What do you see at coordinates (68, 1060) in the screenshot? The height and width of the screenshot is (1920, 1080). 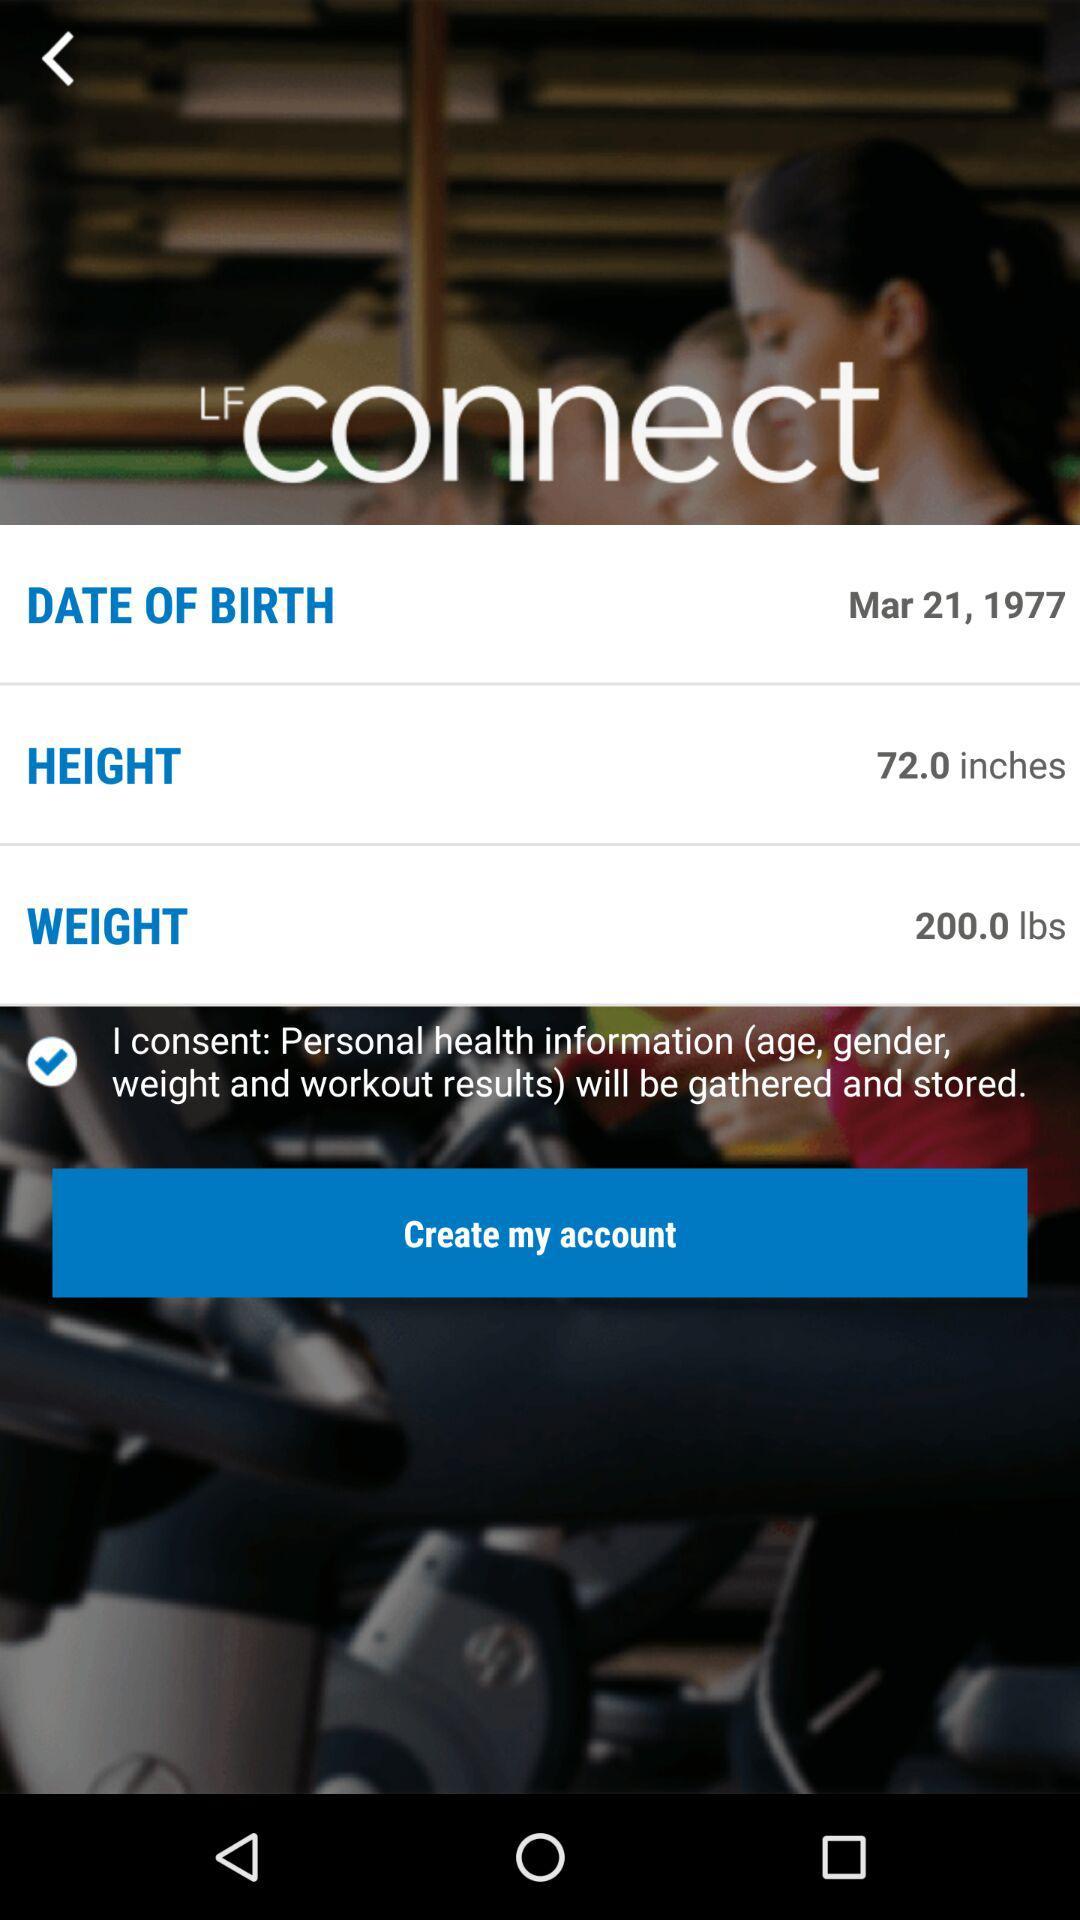 I see `the icon next to the i consent personal item` at bounding box center [68, 1060].